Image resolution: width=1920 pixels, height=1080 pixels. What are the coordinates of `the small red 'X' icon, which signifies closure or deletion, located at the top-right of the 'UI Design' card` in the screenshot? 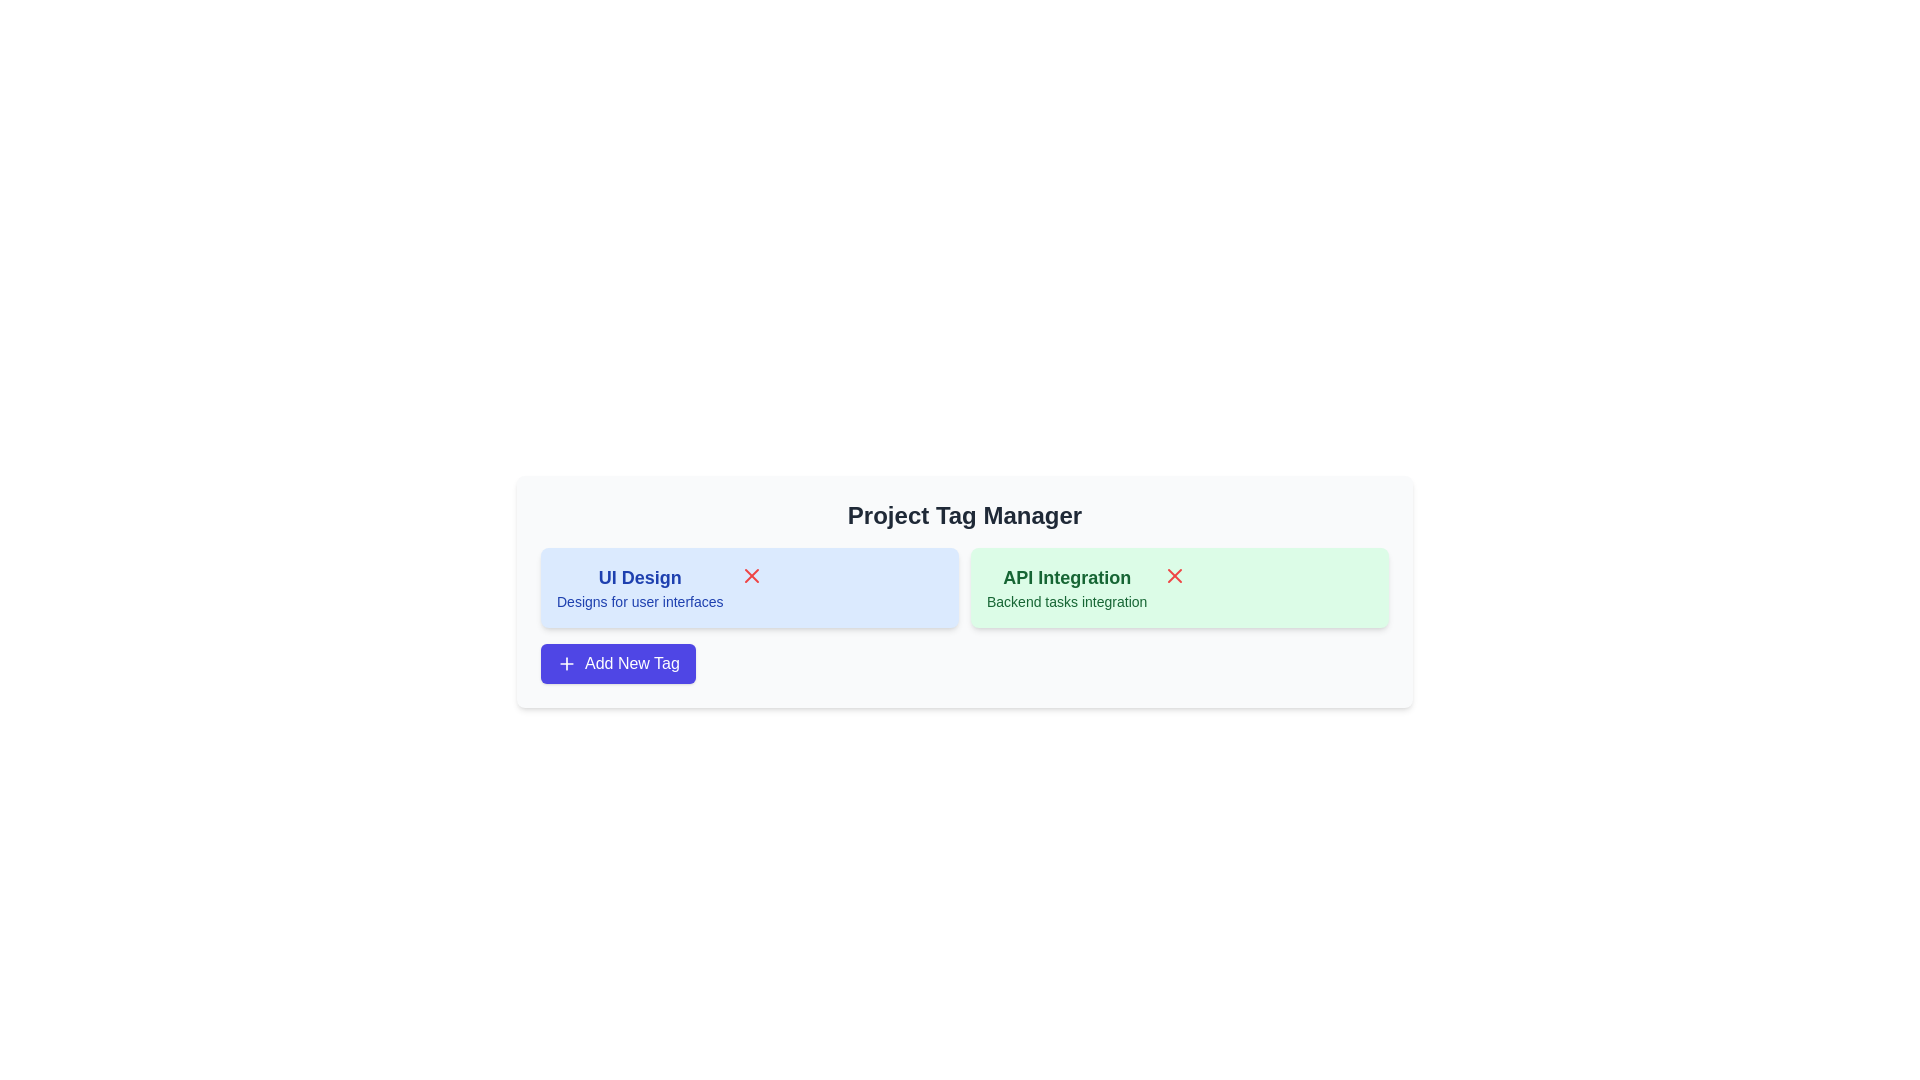 It's located at (750, 575).